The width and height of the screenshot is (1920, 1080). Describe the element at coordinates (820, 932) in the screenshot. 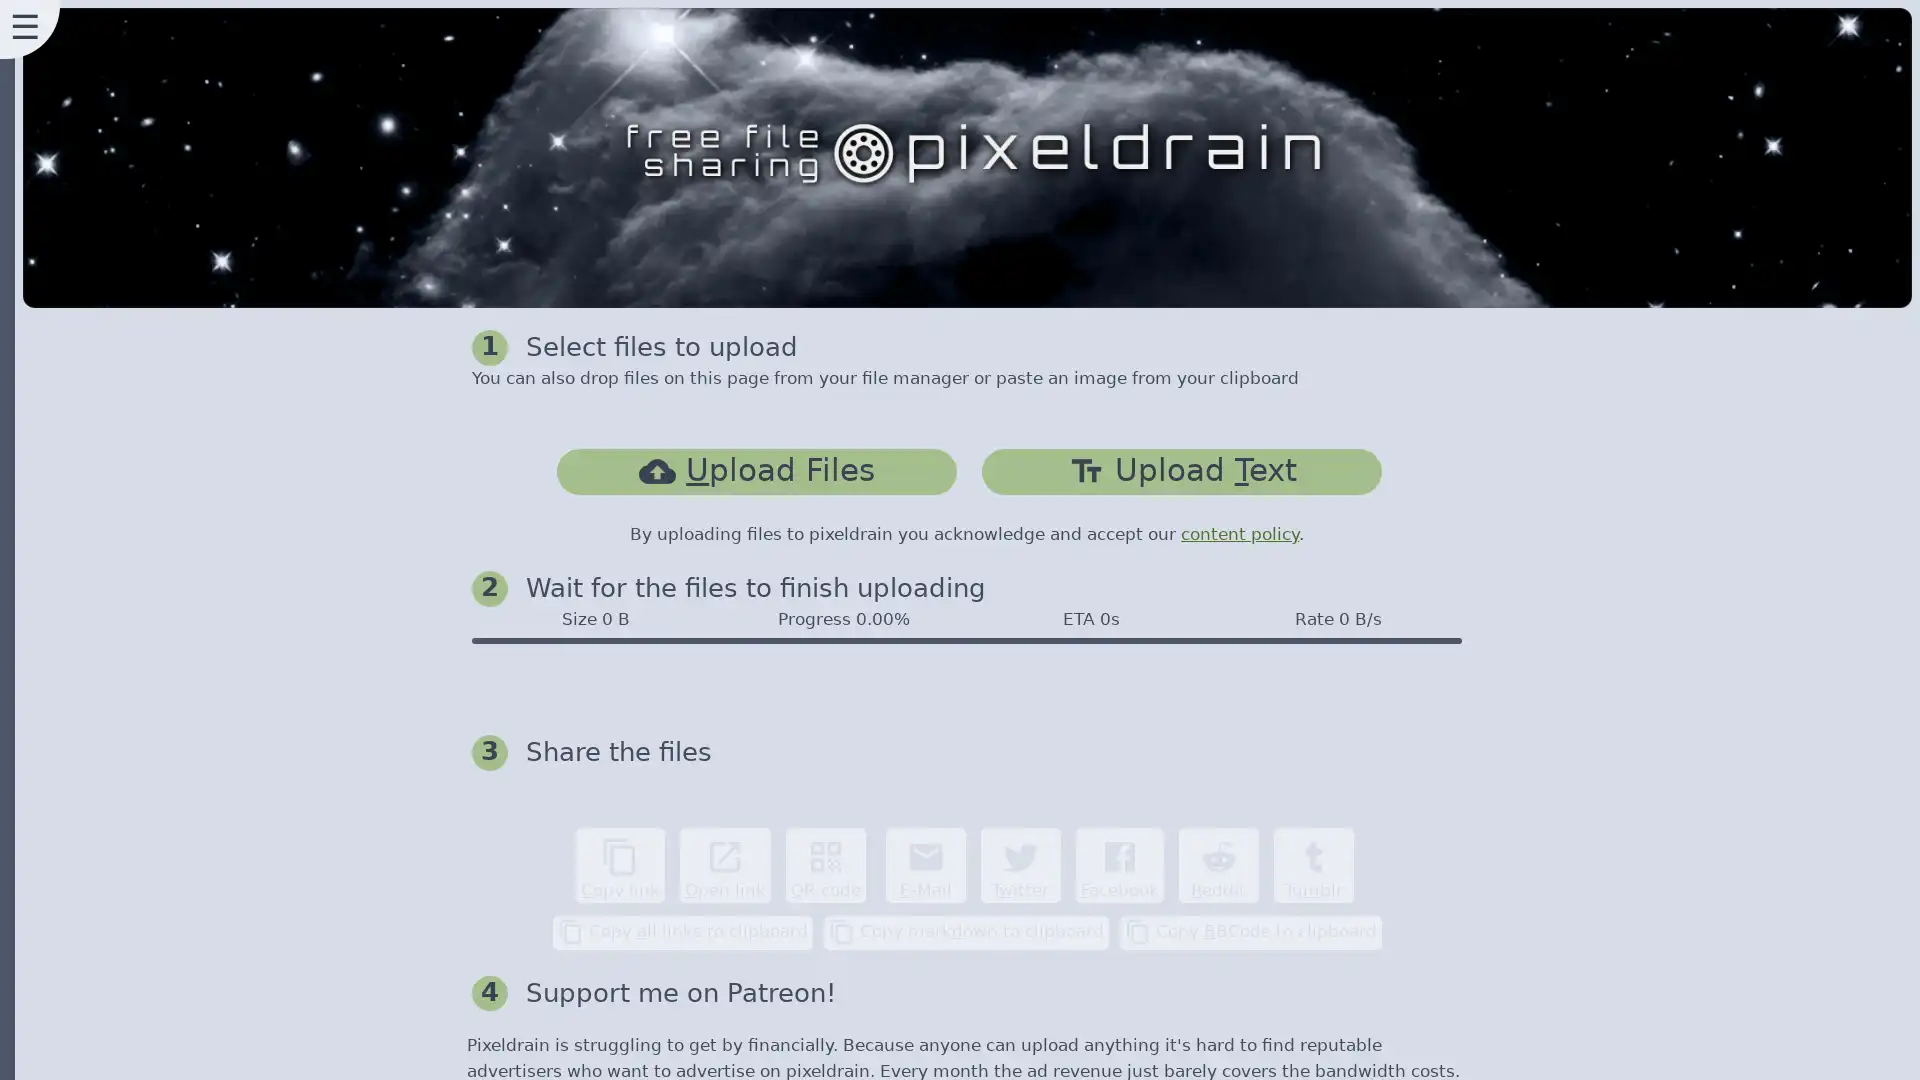

I see `content_copy Copy all links to clipboard` at that location.